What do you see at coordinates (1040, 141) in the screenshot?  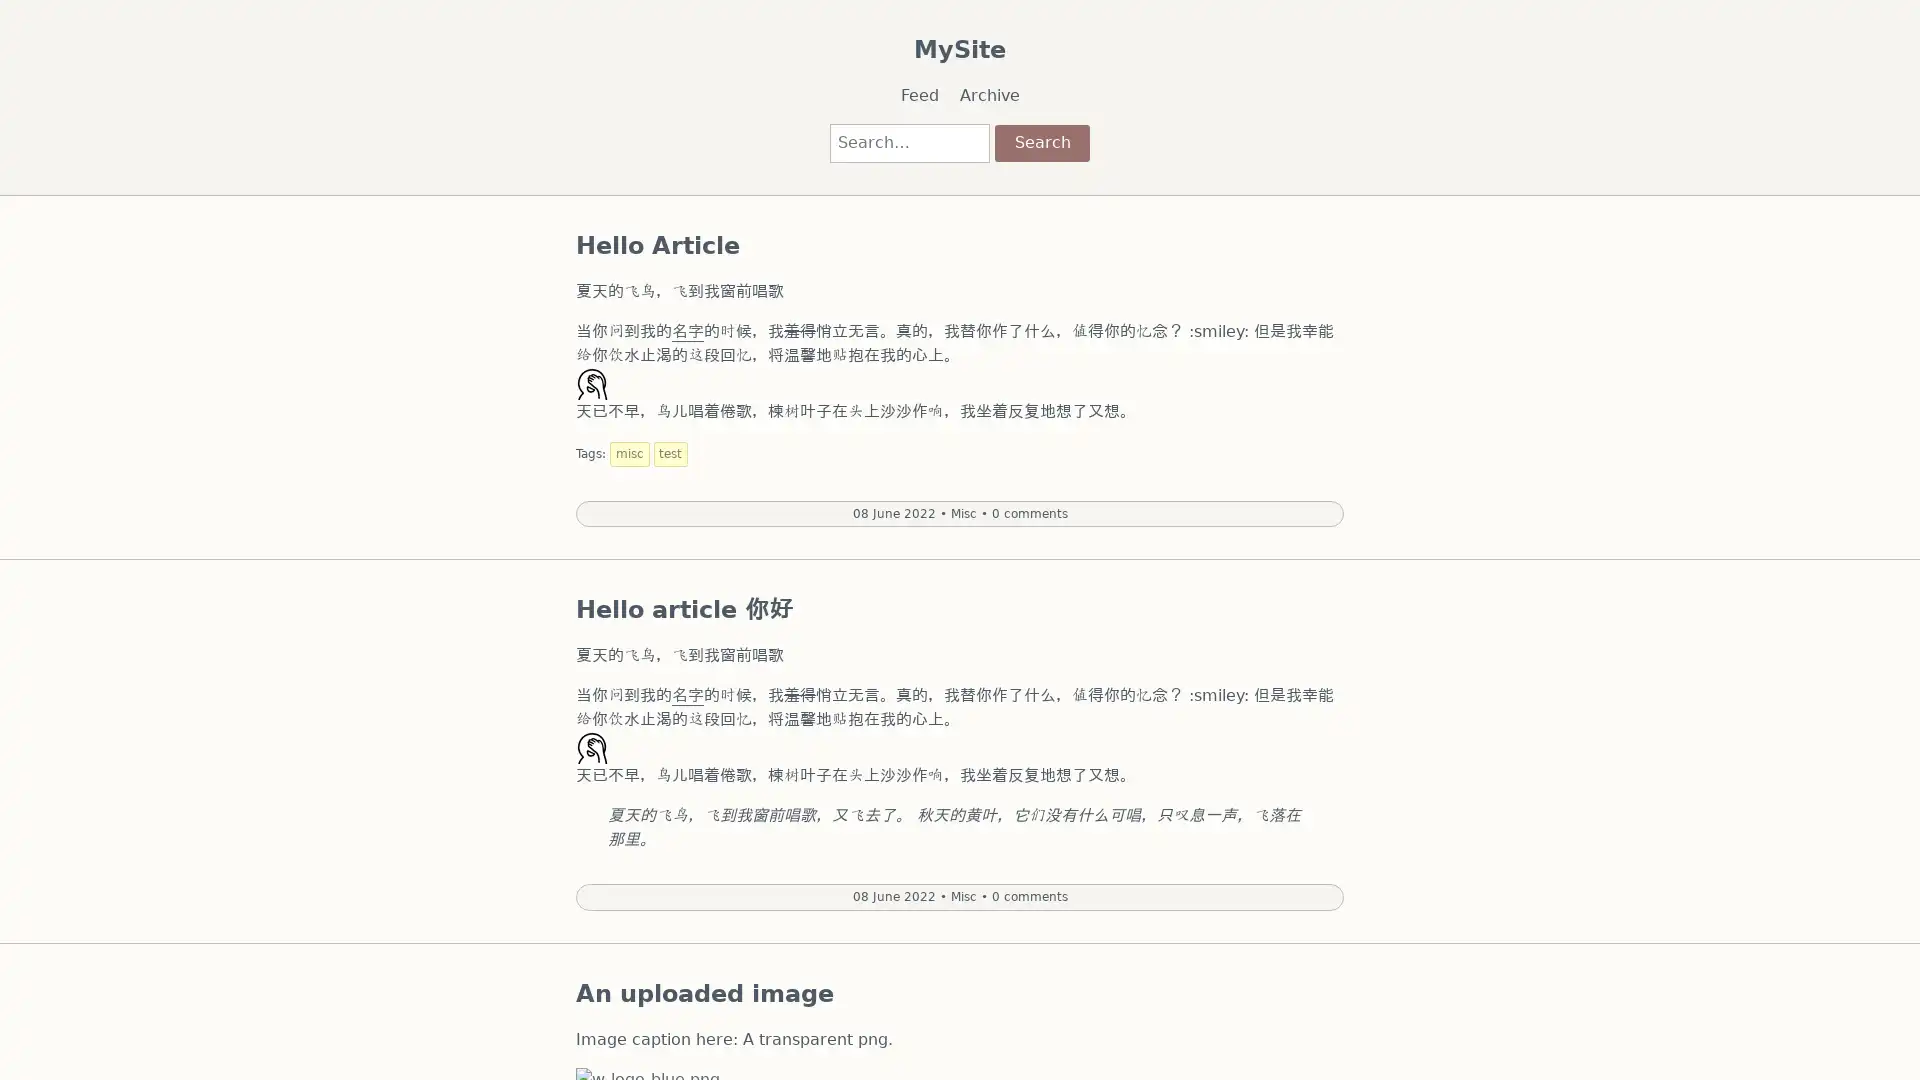 I see `Search` at bounding box center [1040, 141].